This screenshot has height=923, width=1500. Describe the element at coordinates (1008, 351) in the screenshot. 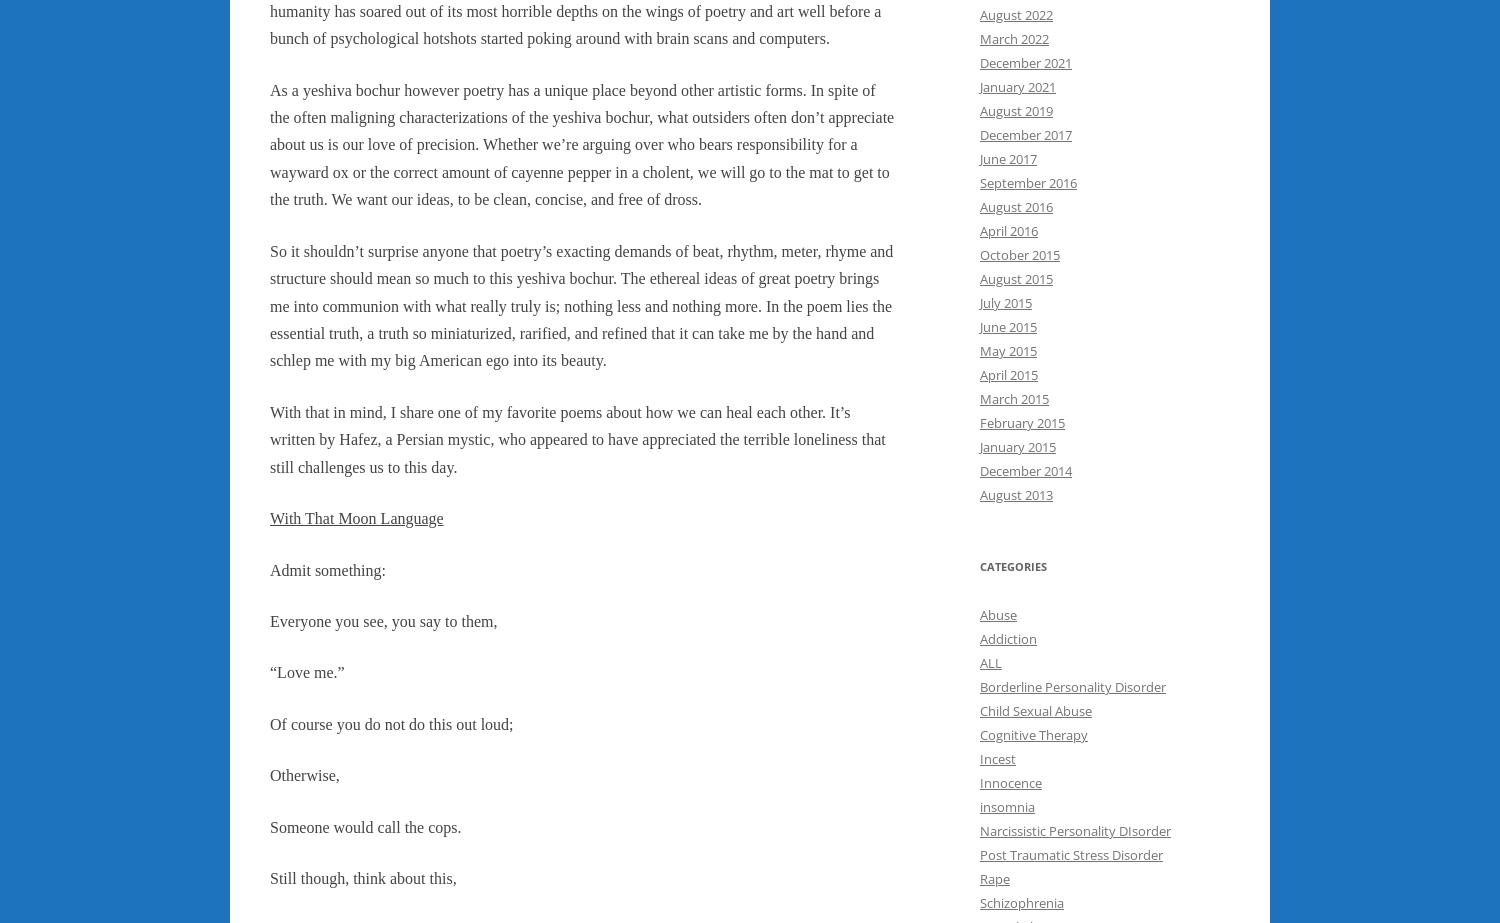

I see `'May 2015'` at that location.